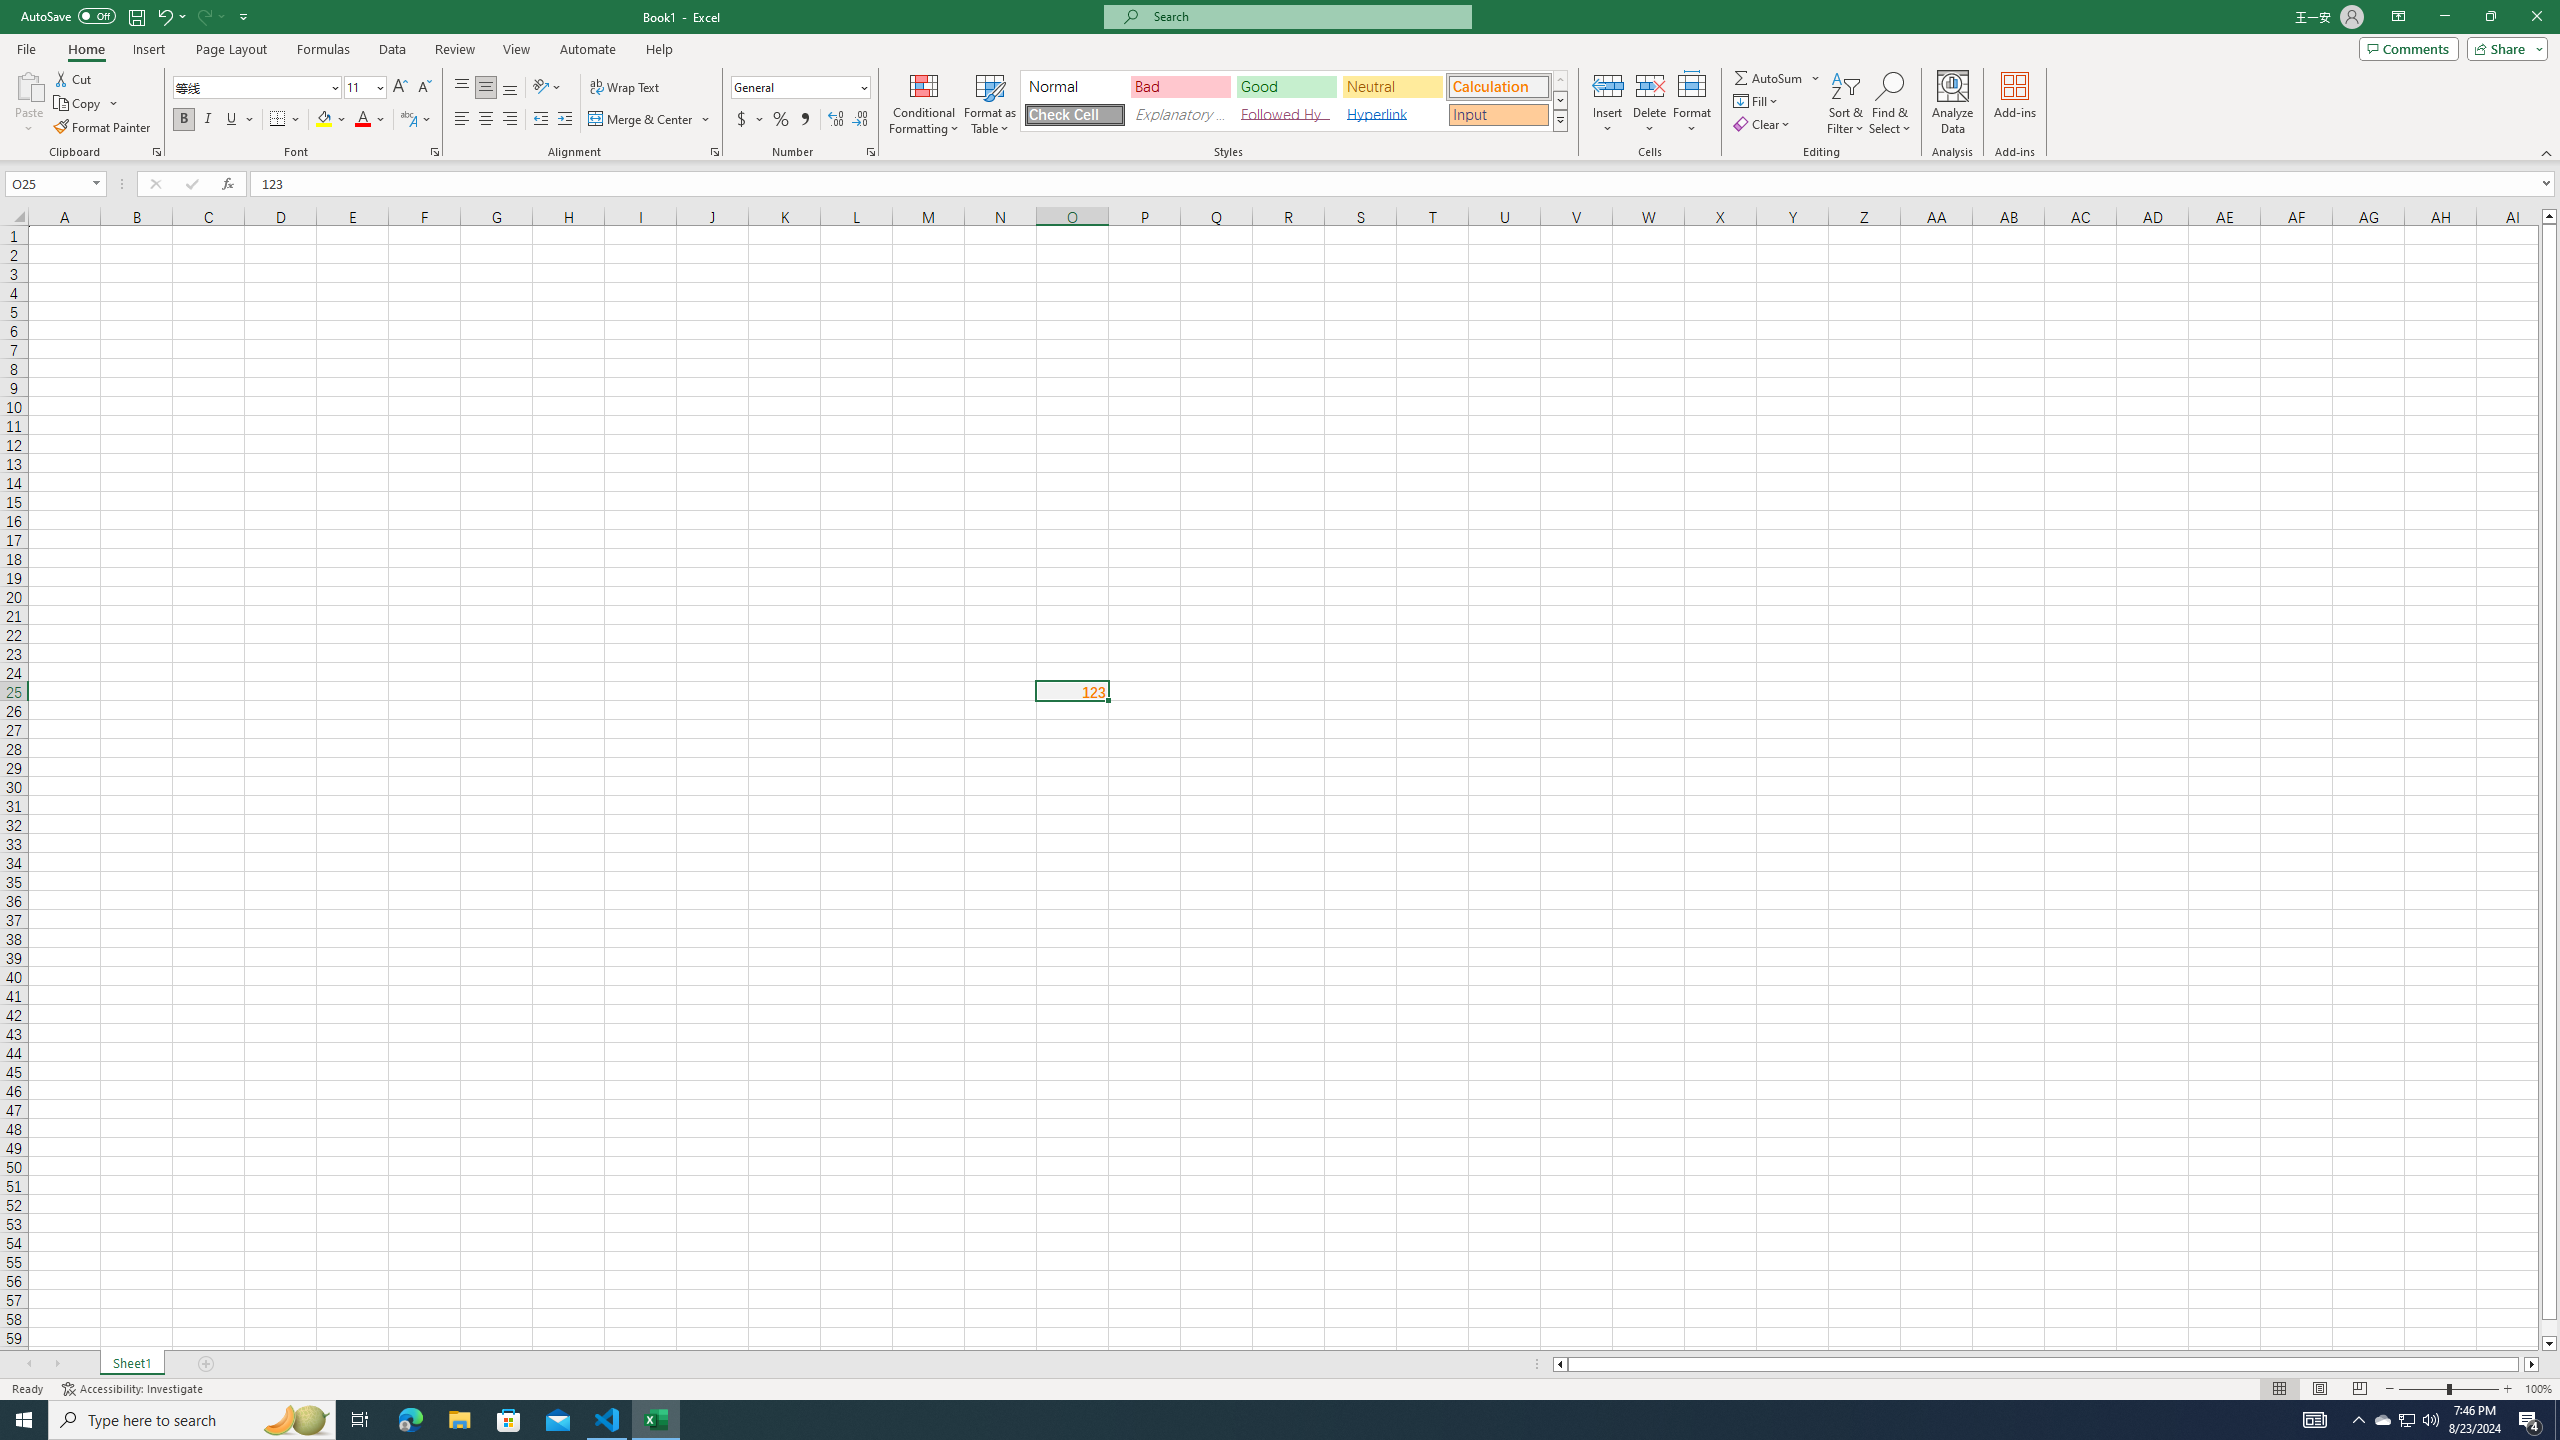 The width and height of the screenshot is (2560, 1440). I want to click on 'Office Clipboard...', so click(155, 150).